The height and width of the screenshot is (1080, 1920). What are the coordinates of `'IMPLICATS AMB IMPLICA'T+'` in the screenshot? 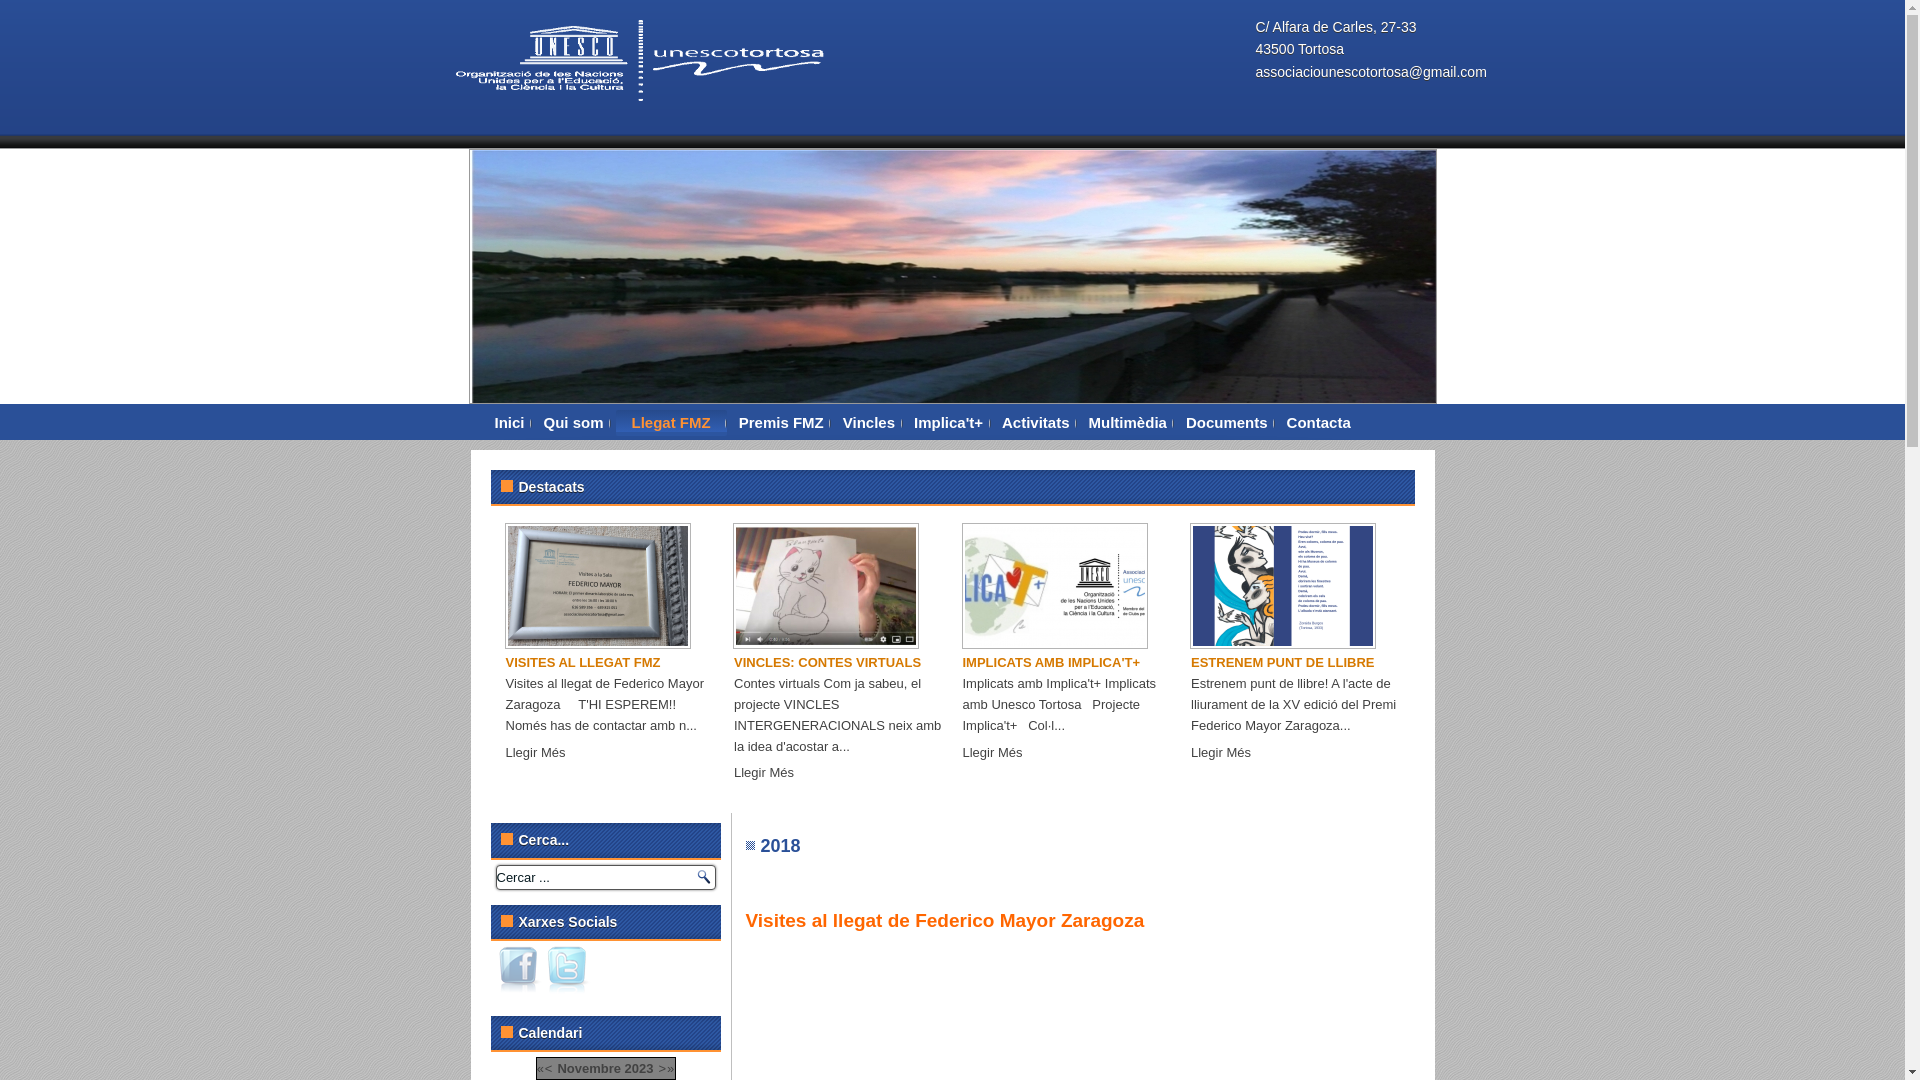 It's located at (961, 663).